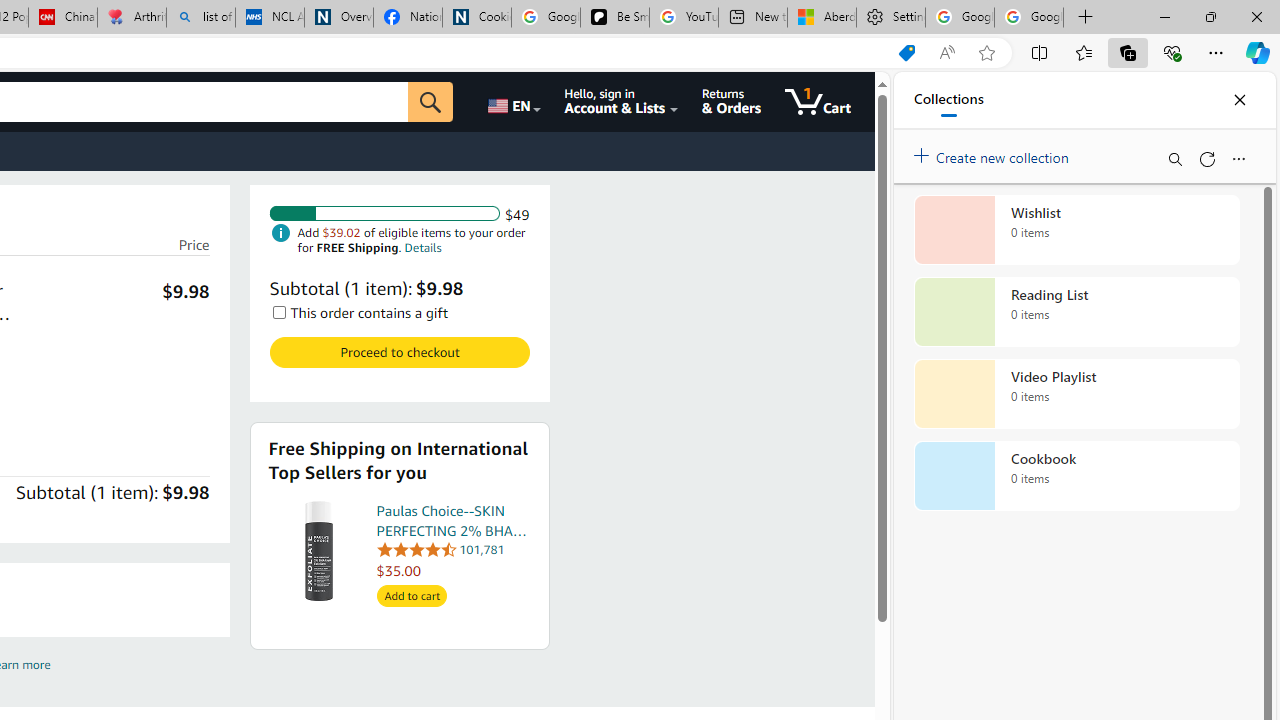 The width and height of the screenshot is (1280, 720). Describe the element at coordinates (1076, 475) in the screenshot. I see `'Cookbook collection, 0 items'` at that location.